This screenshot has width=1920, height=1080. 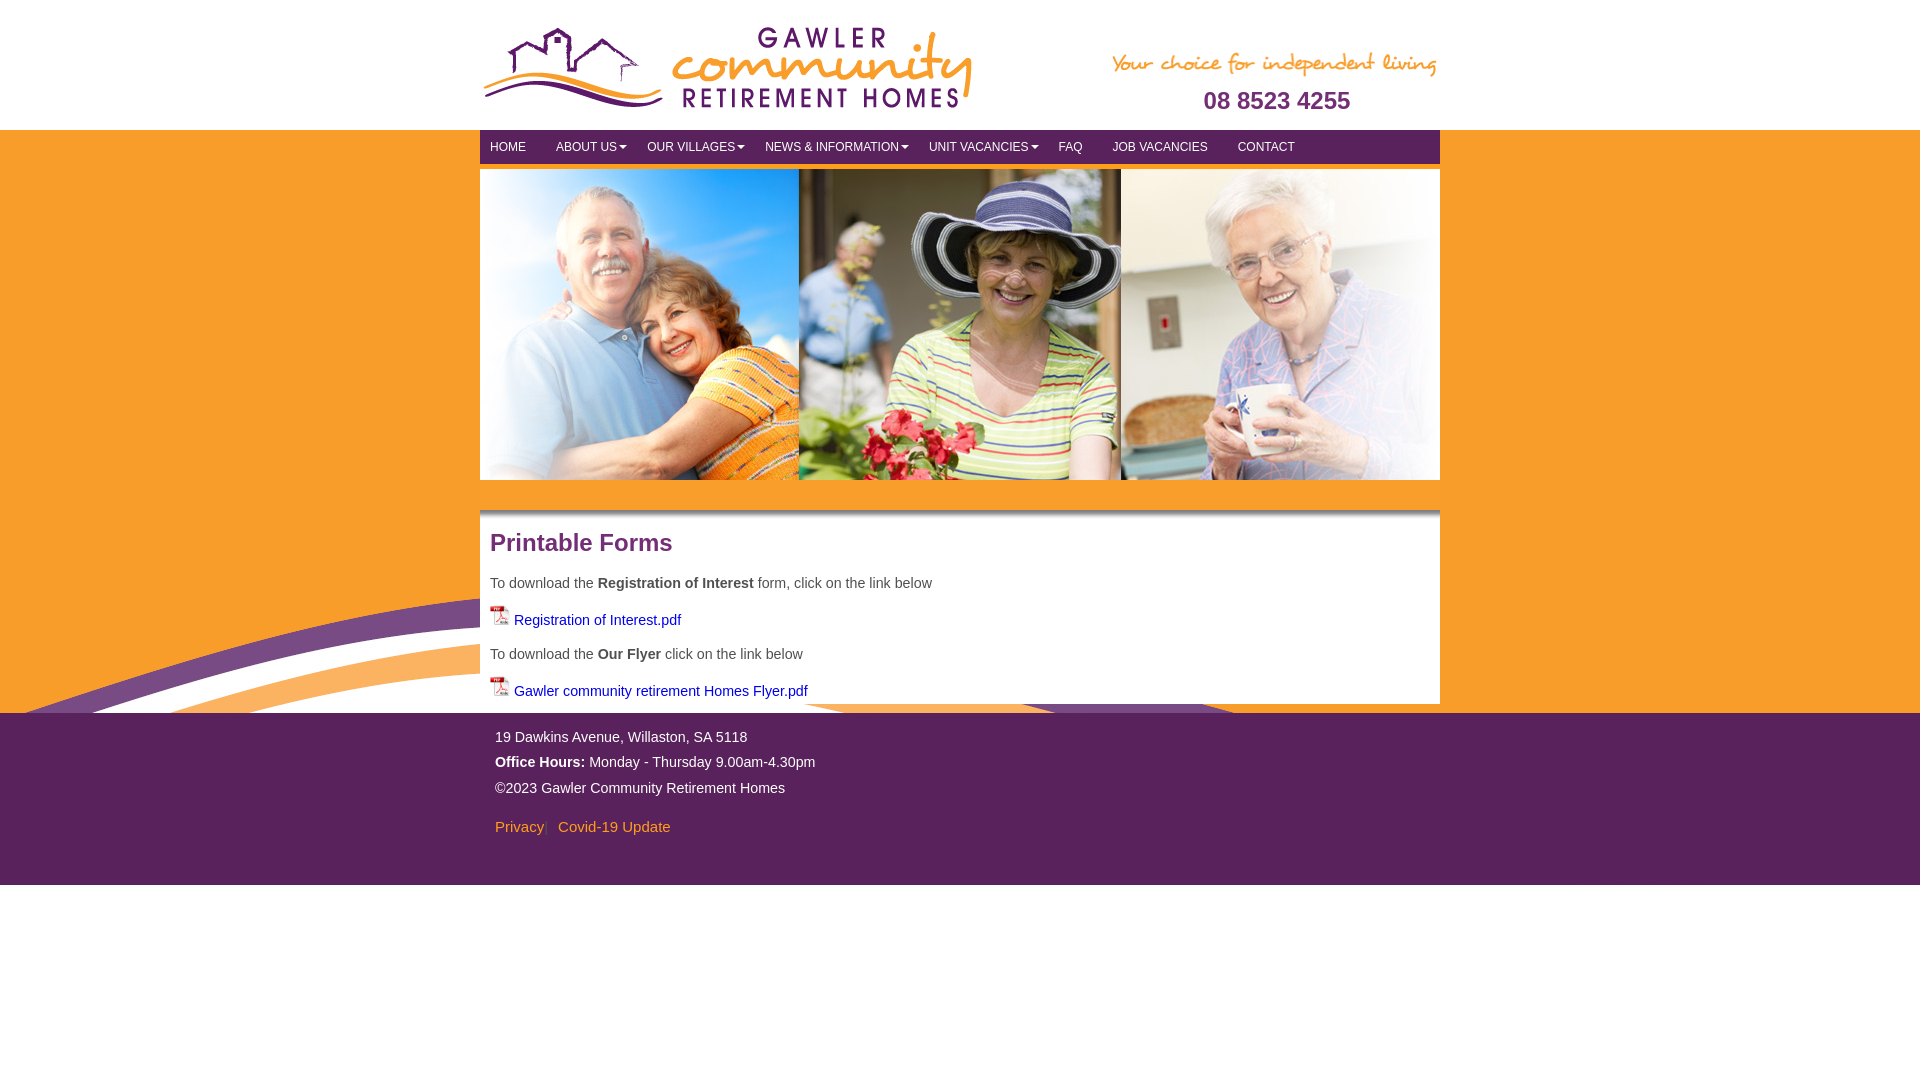 I want to click on 'HOME', so click(x=513, y=145).